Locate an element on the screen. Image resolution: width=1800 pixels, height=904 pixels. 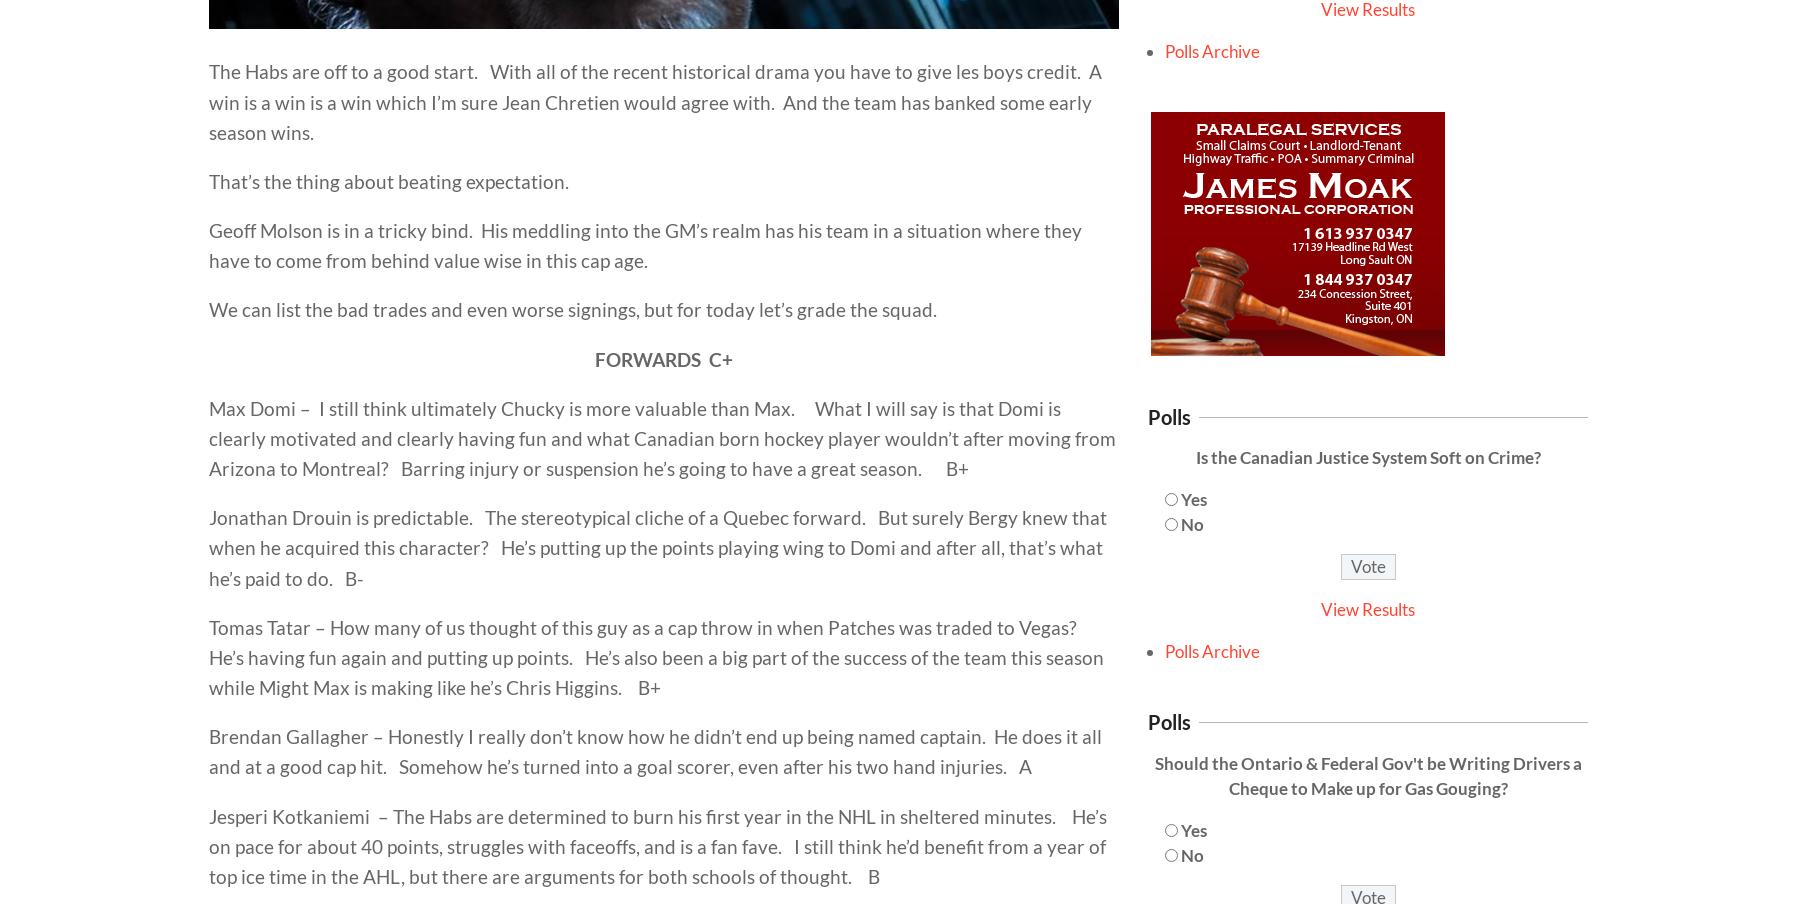
'That’s the thing about beating expectation.' is located at coordinates (388, 180).